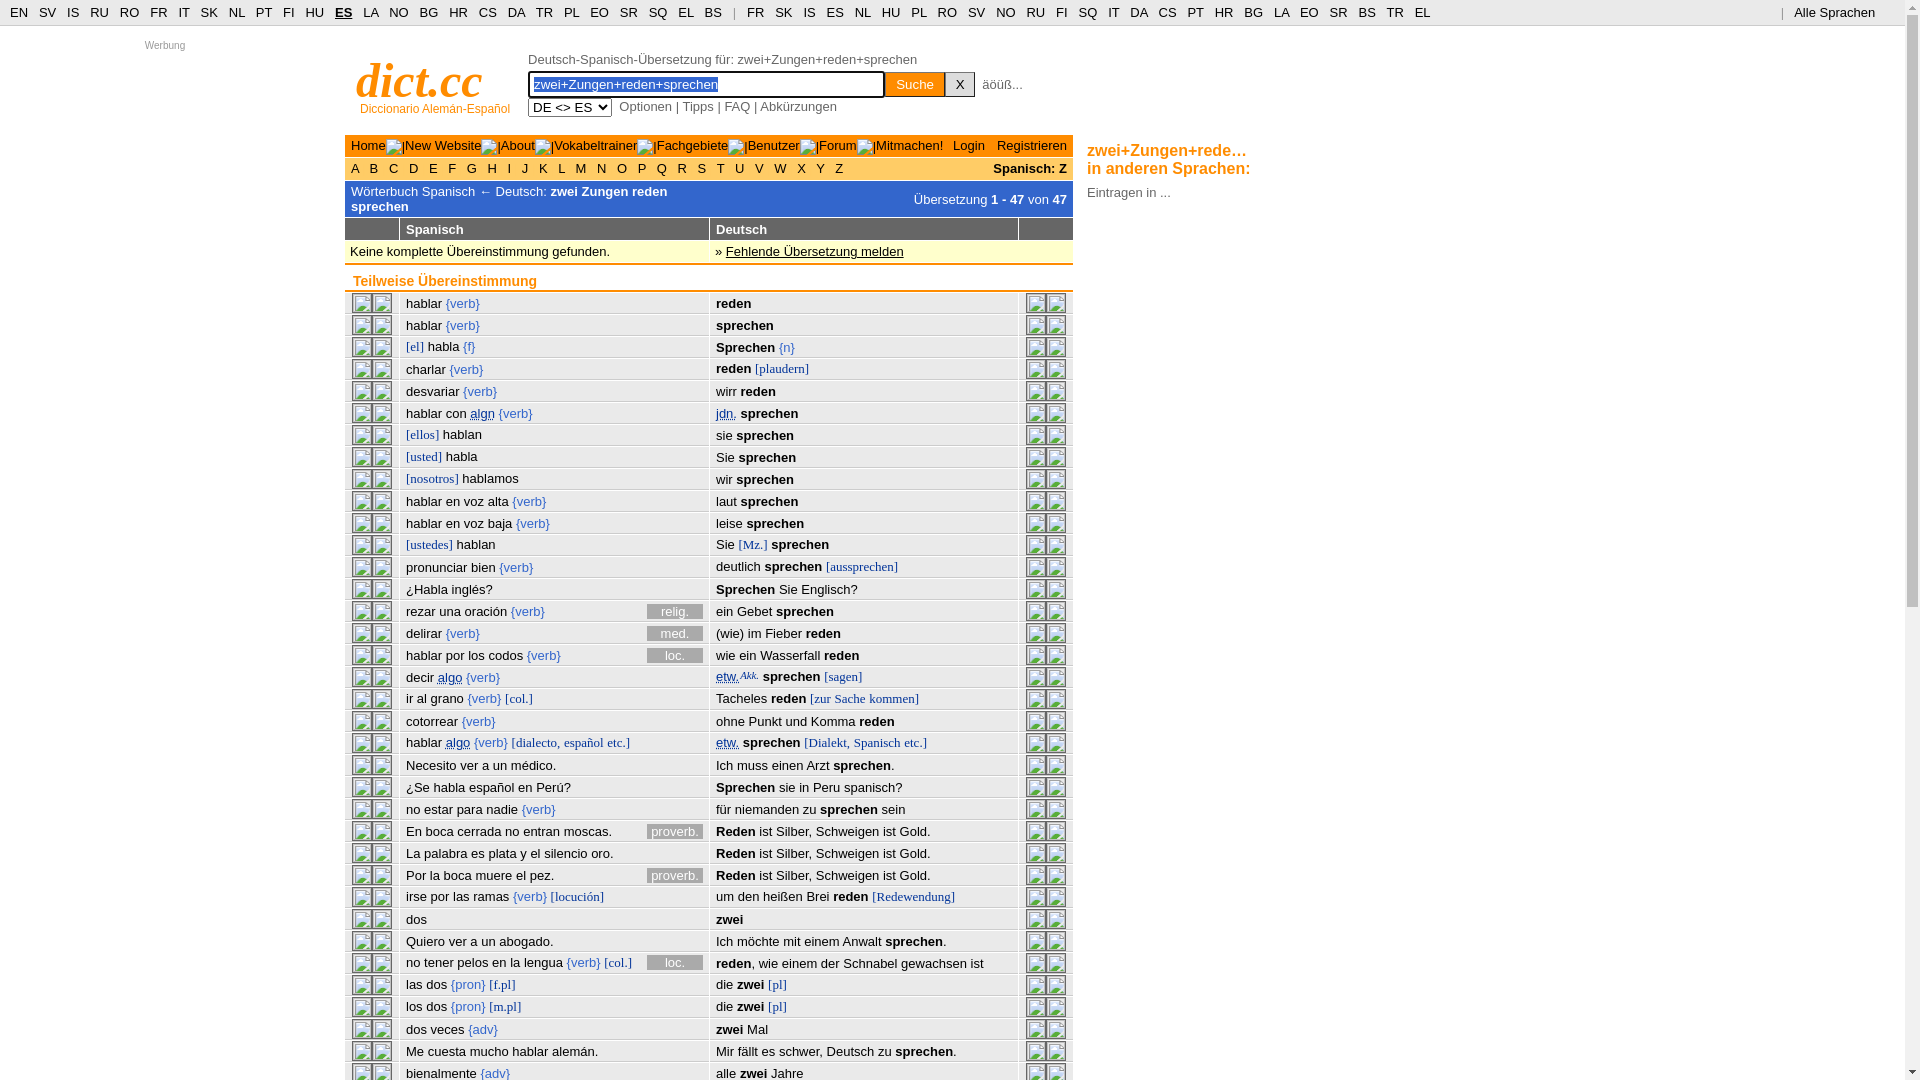 Image resolution: width=1920 pixels, height=1080 pixels. I want to click on 'IS', so click(72, 12).